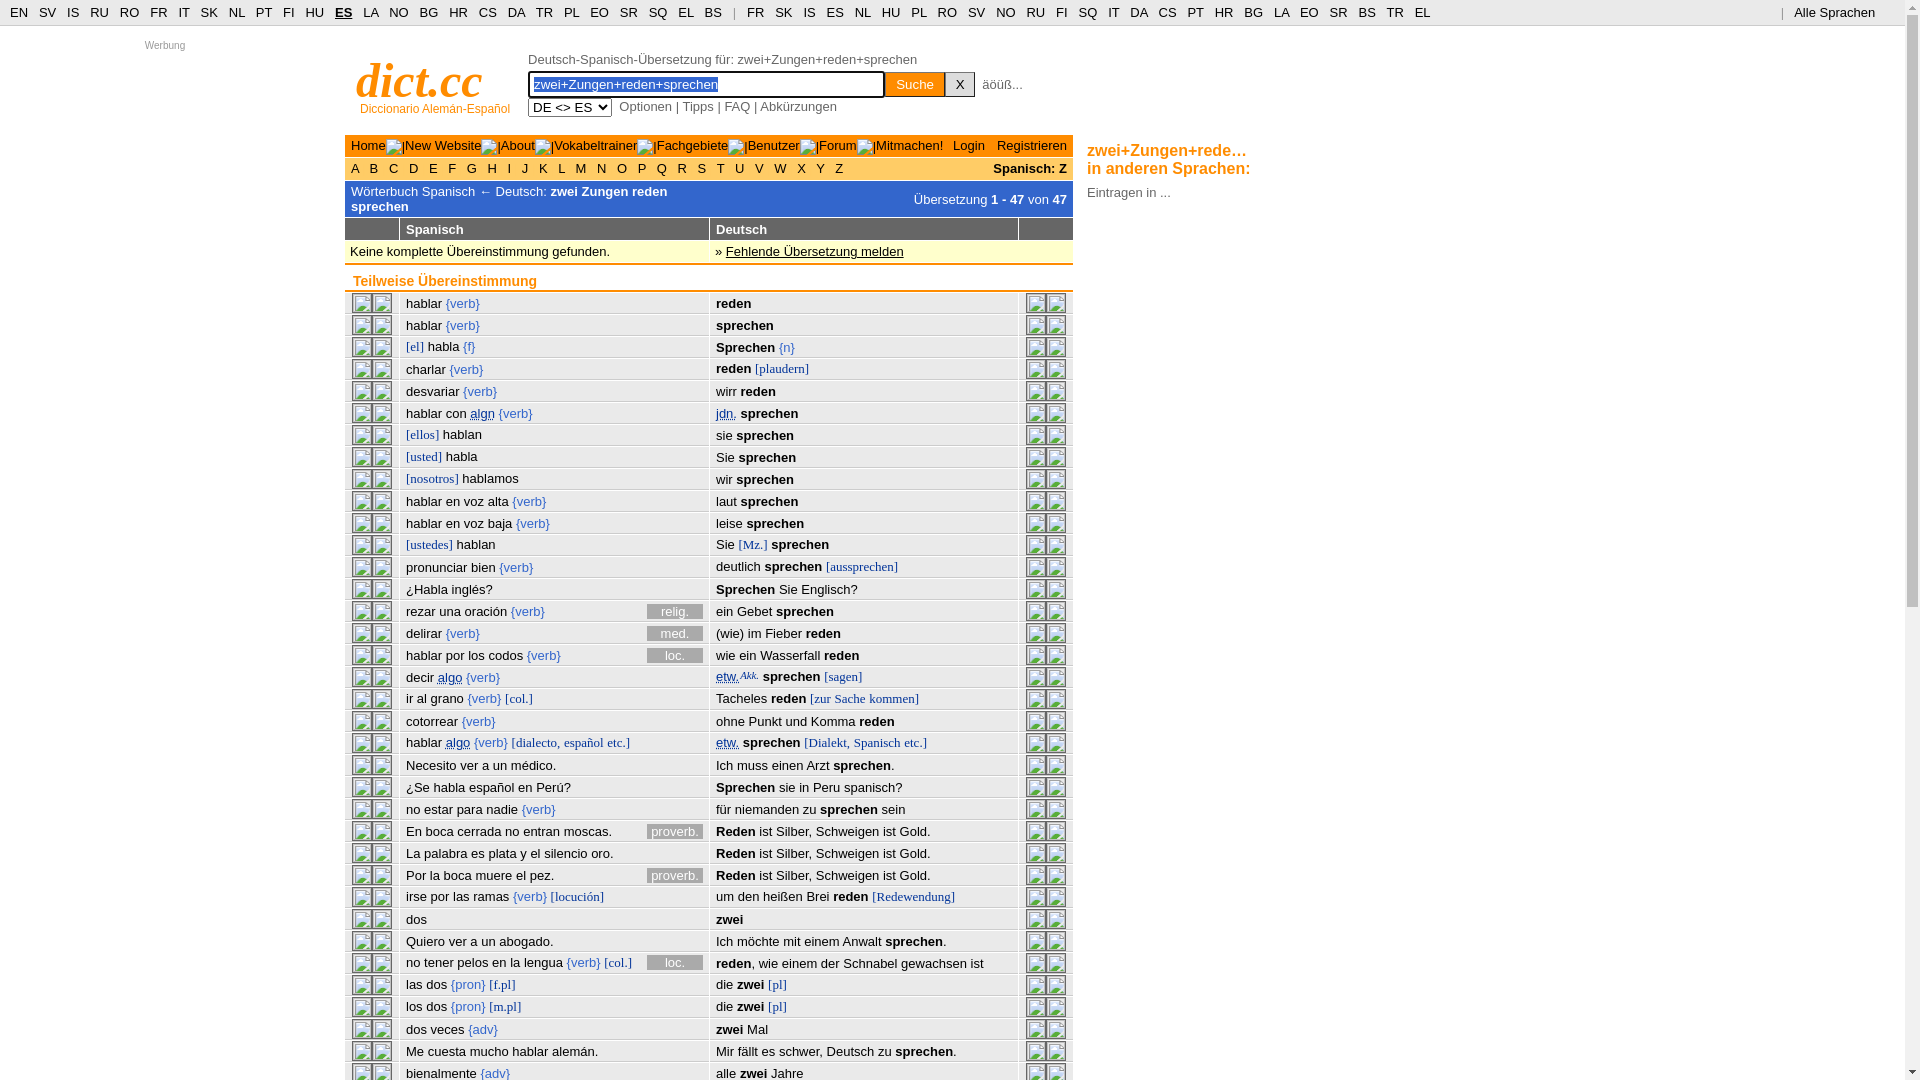 Image resolution: width=1920 pixels, height=1080 pixels. I want to click on 'IS', so click(72, 12).